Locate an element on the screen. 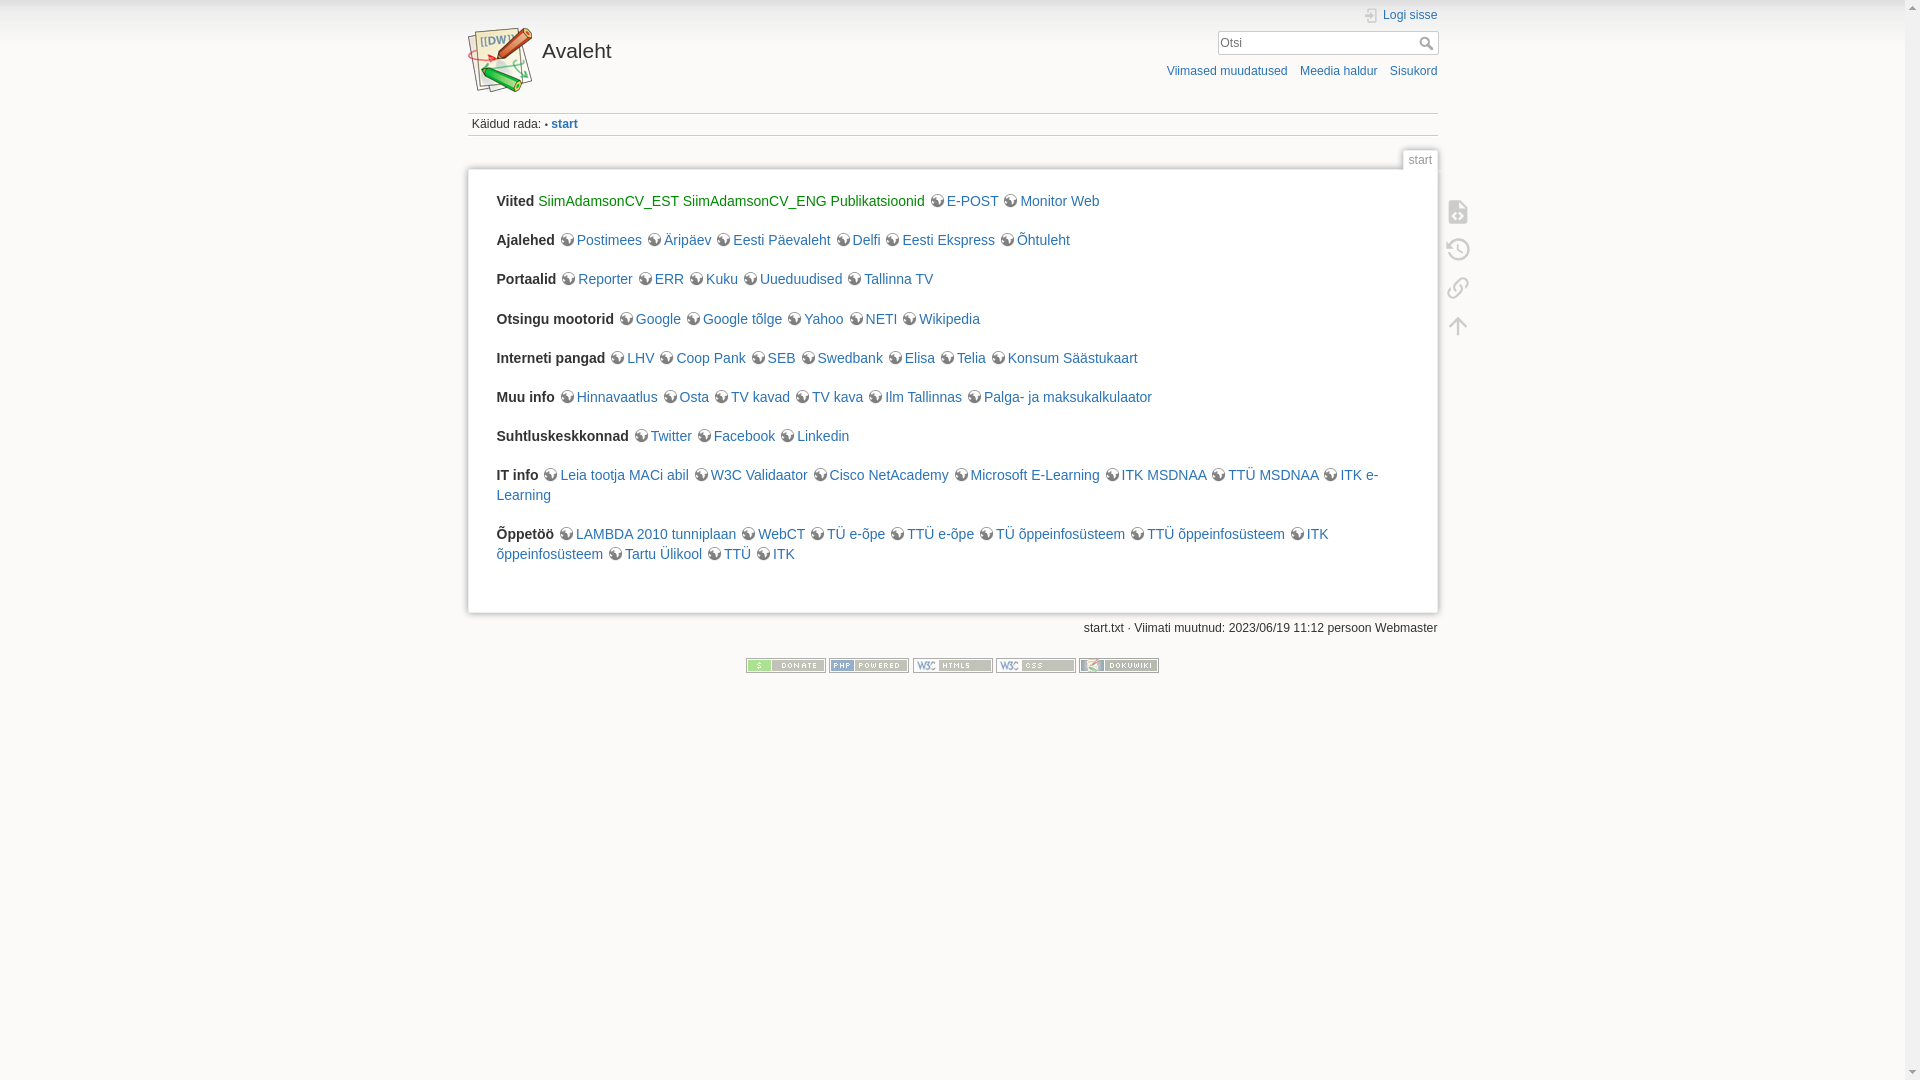 The width and height of the screenshot is (1920, 1080). 'LHV' is located at coordinates (630, 357).